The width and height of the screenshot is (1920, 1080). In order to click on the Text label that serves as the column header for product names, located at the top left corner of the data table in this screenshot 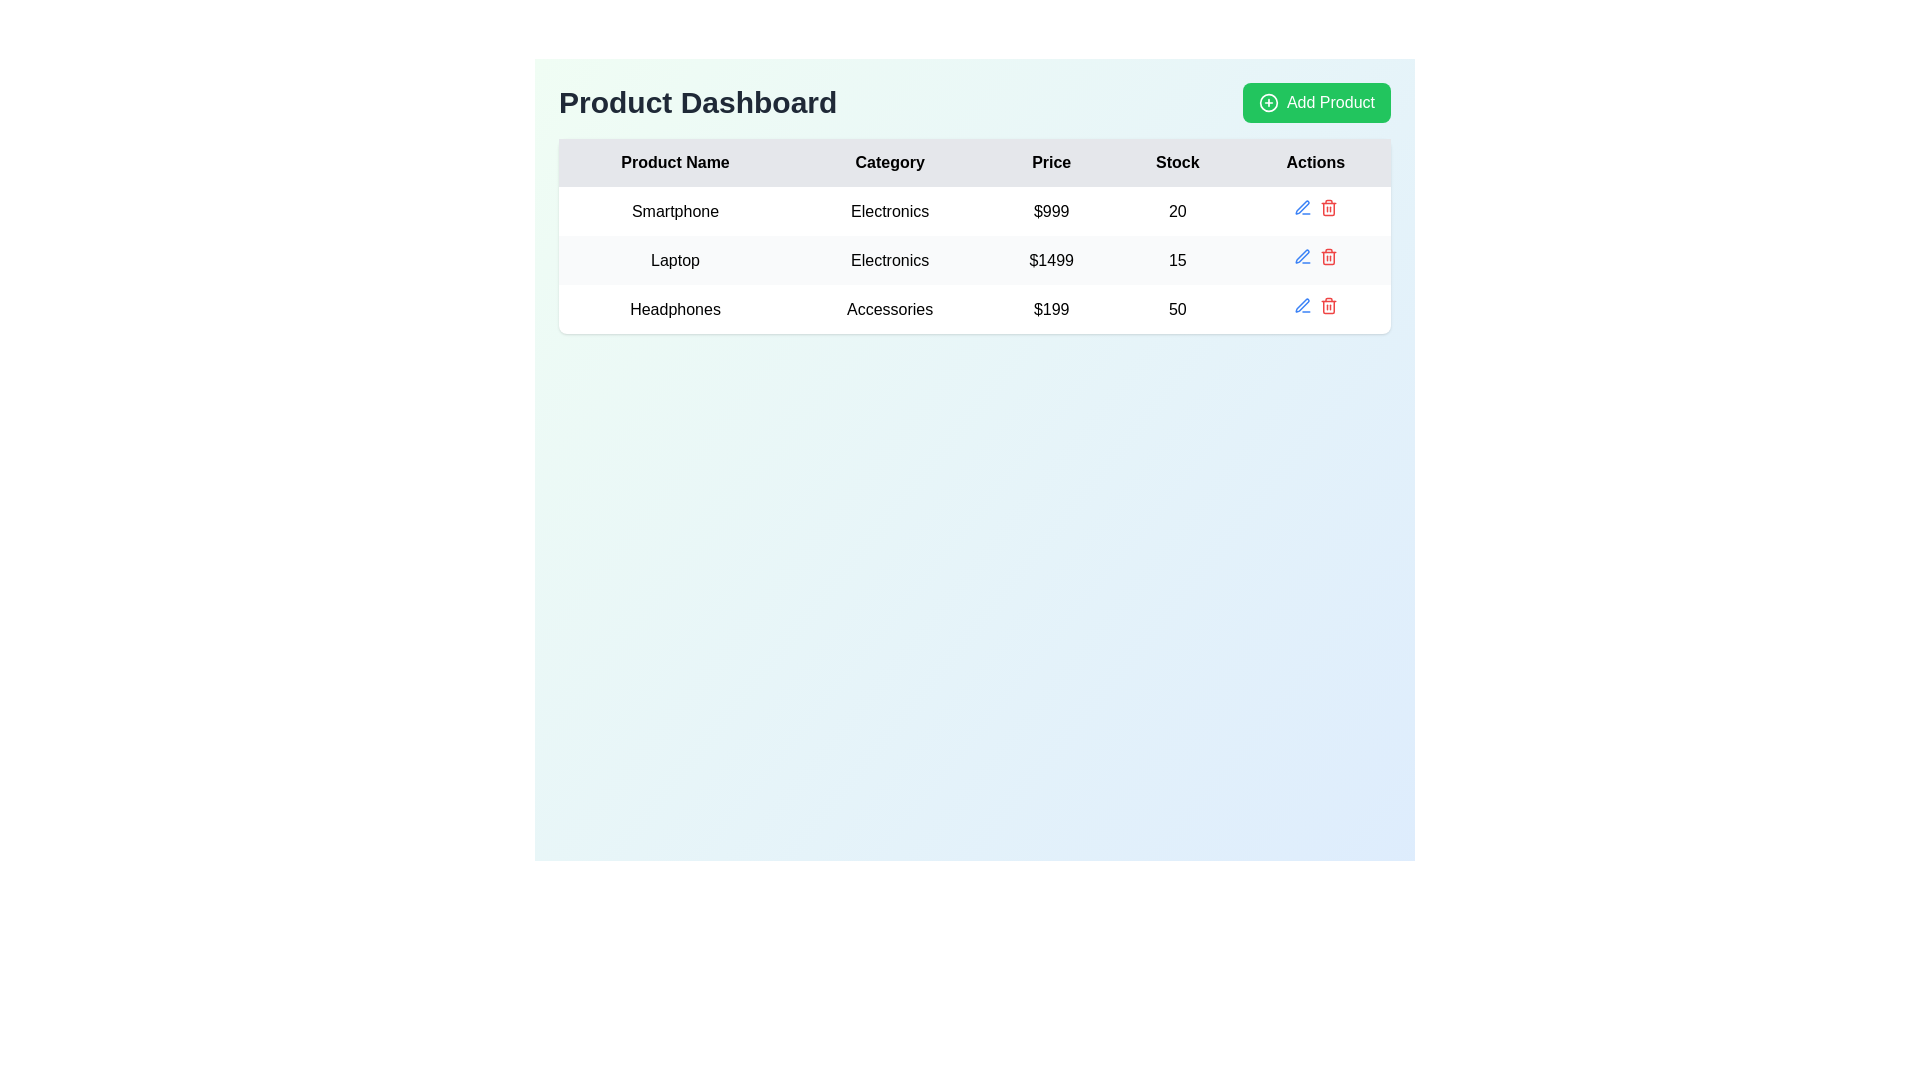, I will do `click(675, 161)`.